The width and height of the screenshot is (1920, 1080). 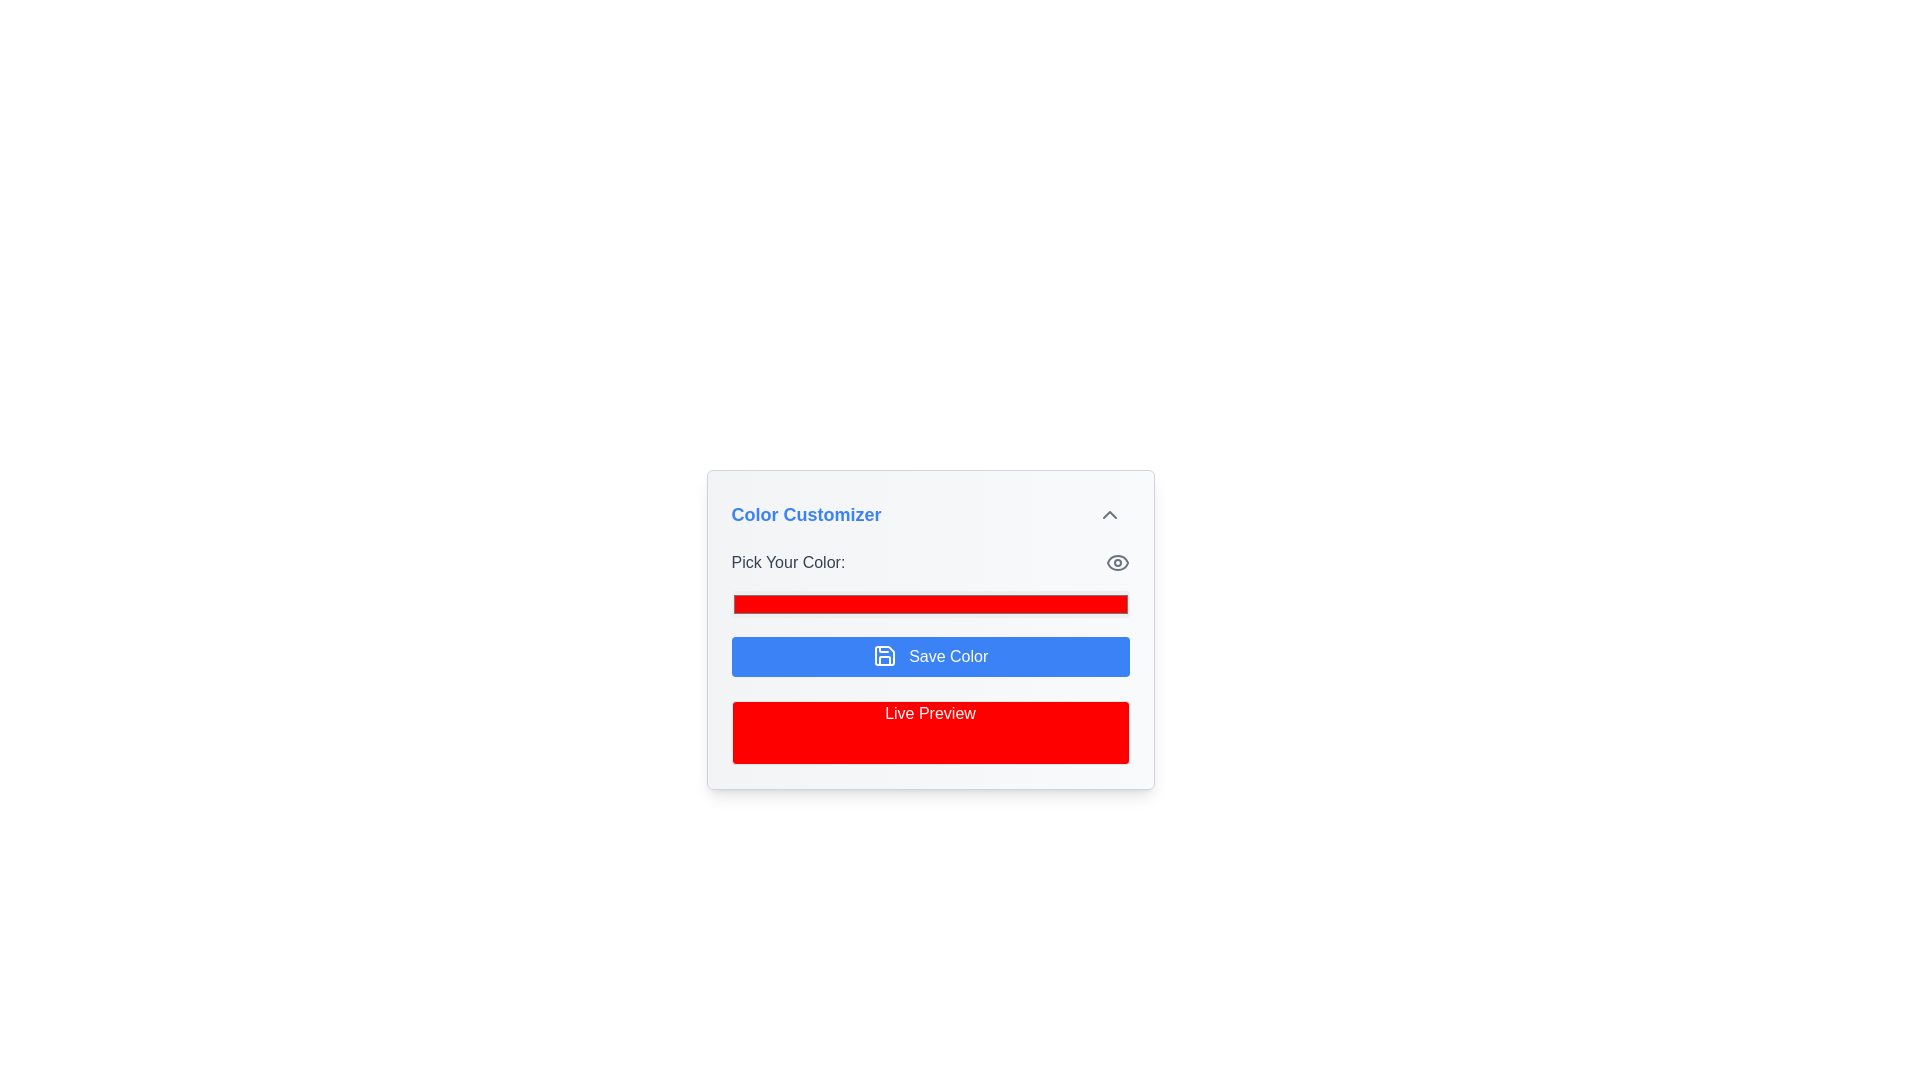 I want to click on the save button located in the middle section of the form, beneath the color picker and above the 'Live Preview' element, so click(x=929, y=656).